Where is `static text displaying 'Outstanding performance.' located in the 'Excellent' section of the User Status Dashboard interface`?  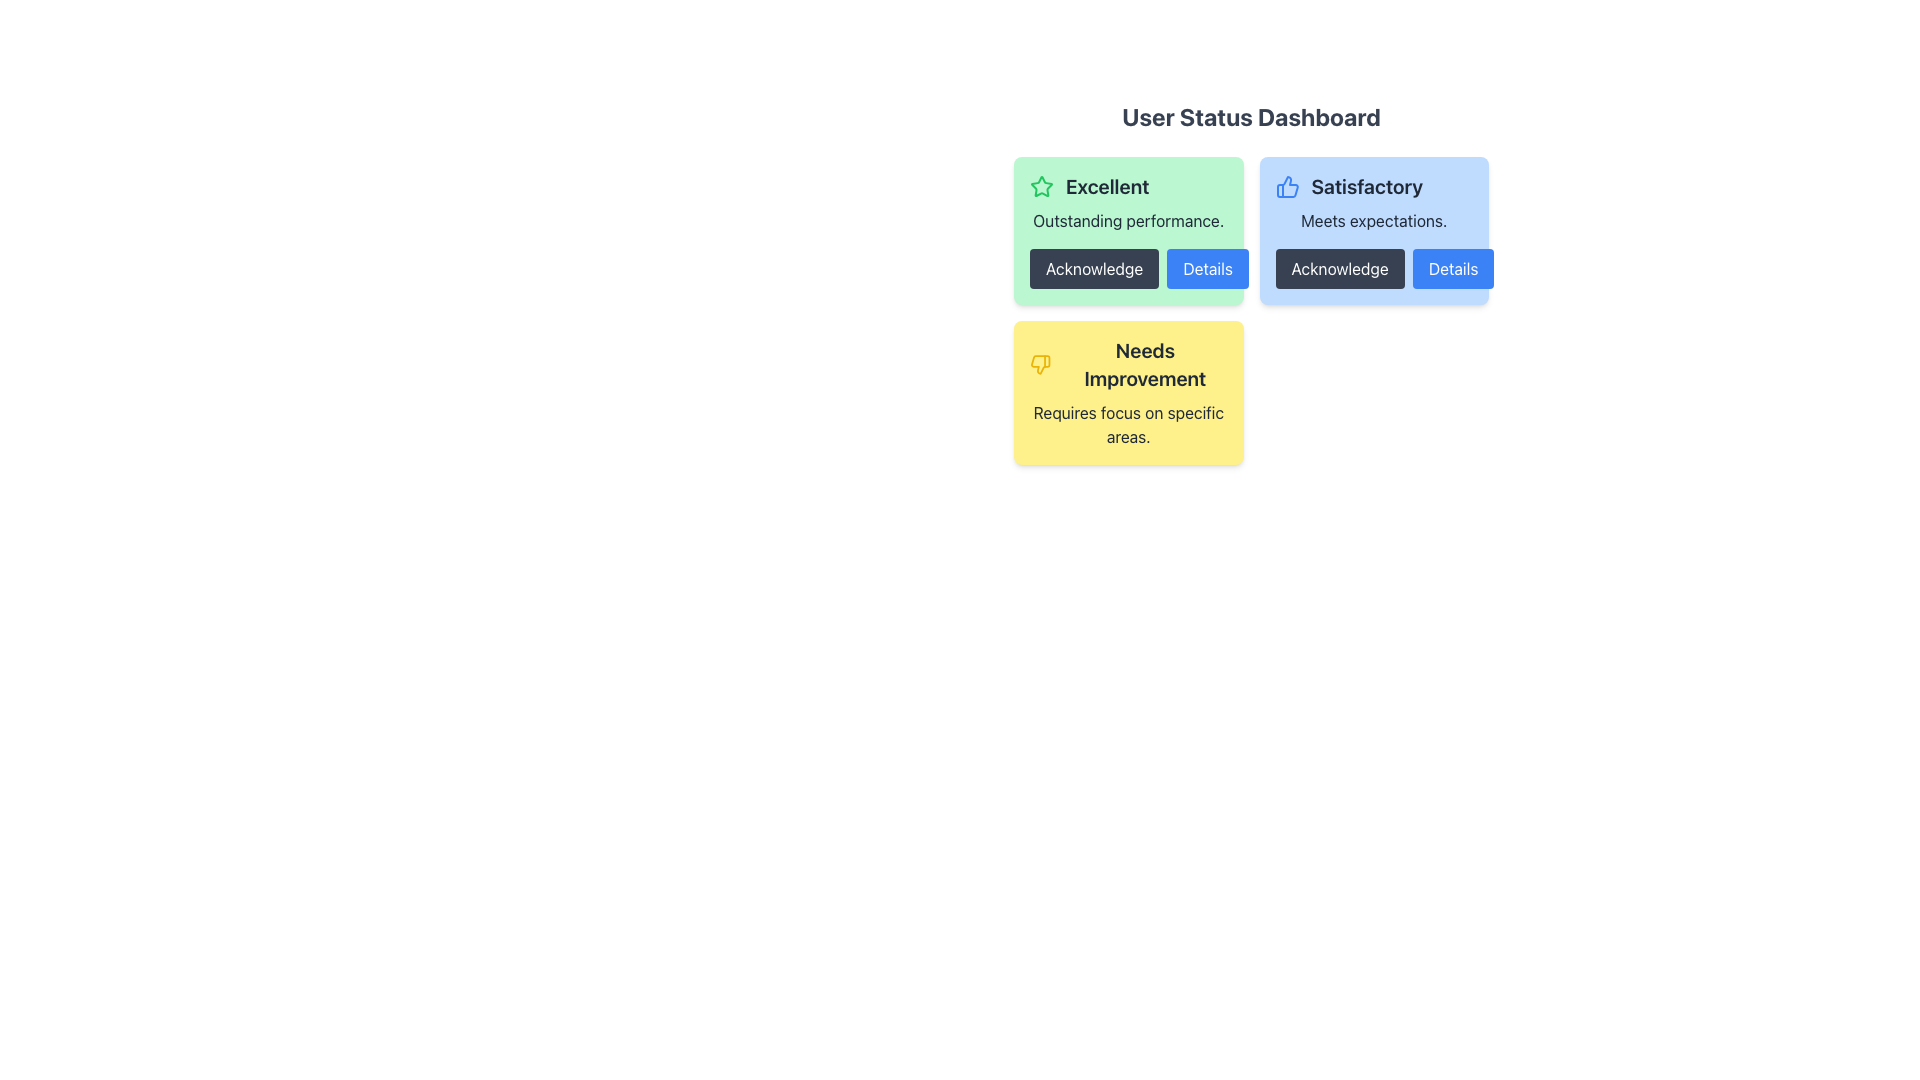
static text displaying 'Outstanding performance.' located in the 'Excellent' section of the User Status Dashboard interface is located at coordinates (1128, 220).